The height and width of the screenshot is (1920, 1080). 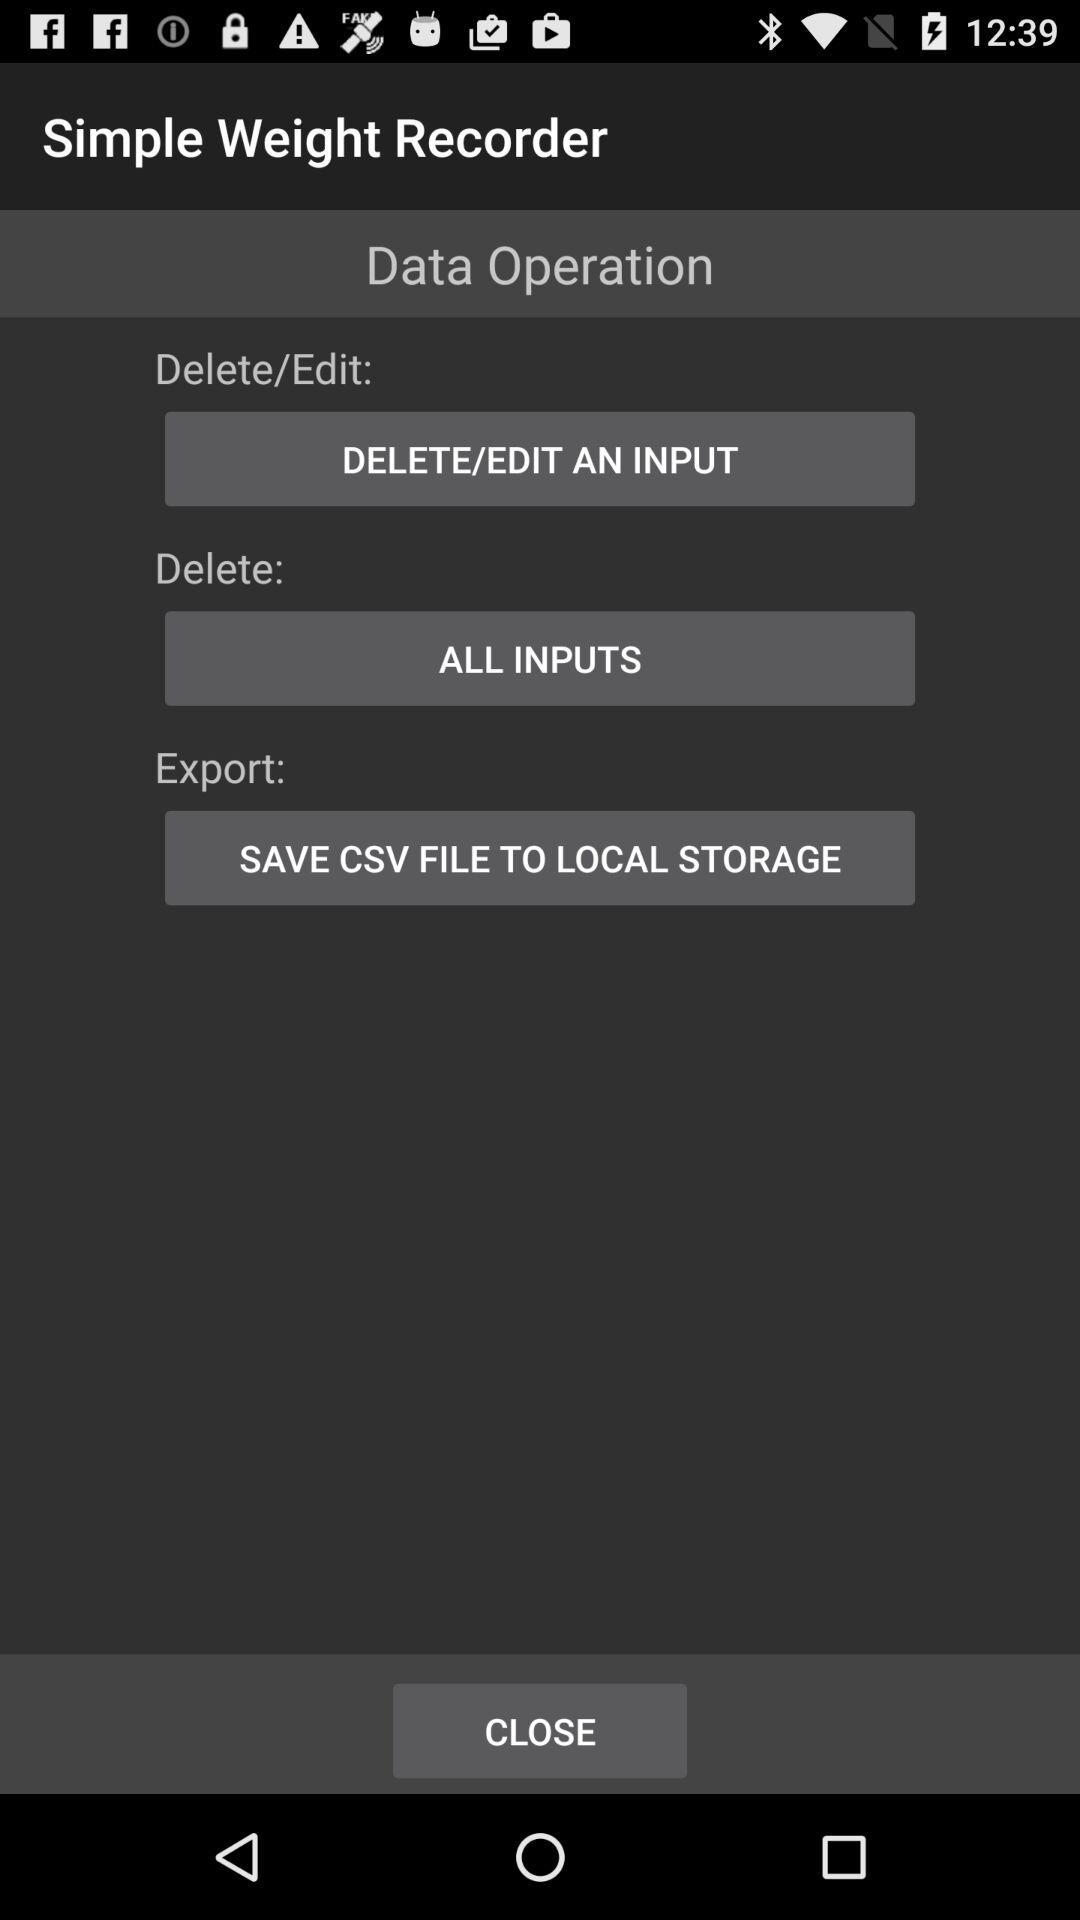 I want to click on the icon below the save csv file, so click(x=540, y=1730).